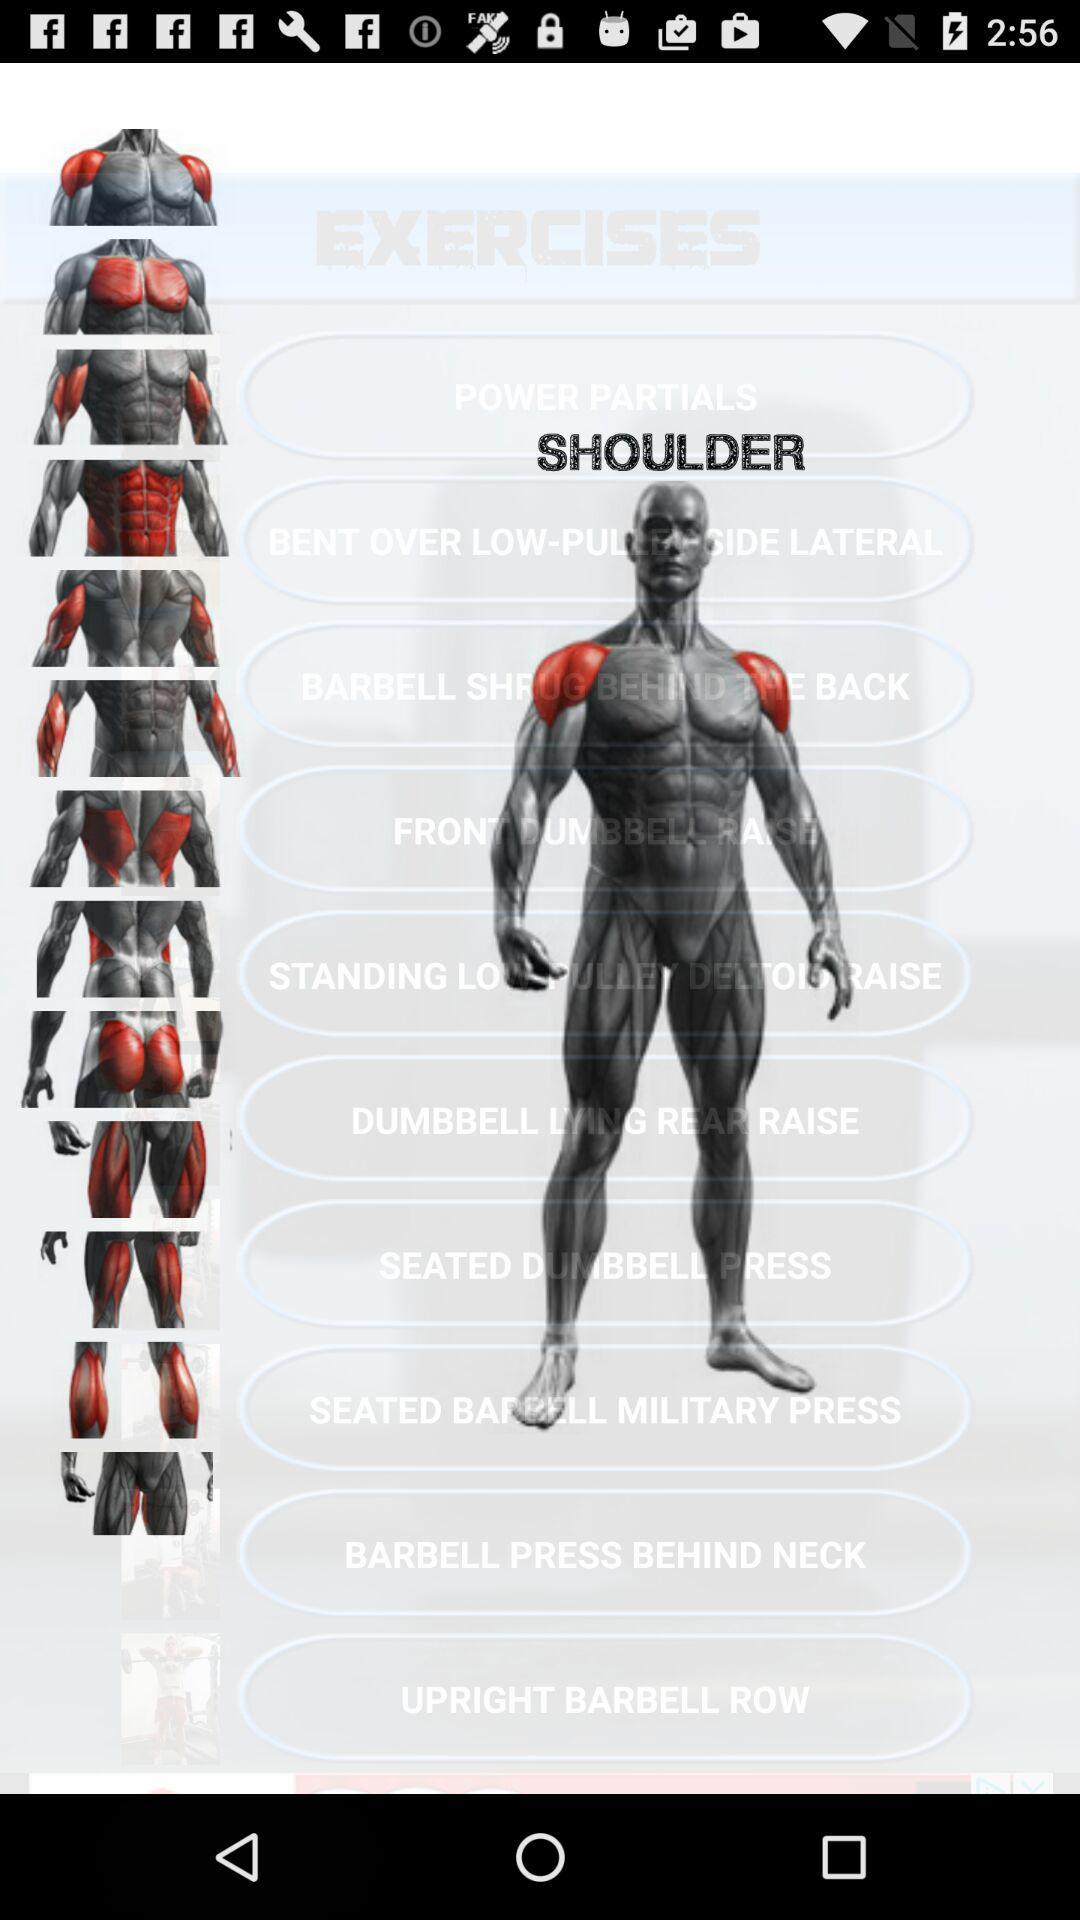 This screenshot has height=1920, width=1080. What do you see at coordinates (131, 1162) in the screenshot?
I see `leg` at bounding box center [131, 1162].